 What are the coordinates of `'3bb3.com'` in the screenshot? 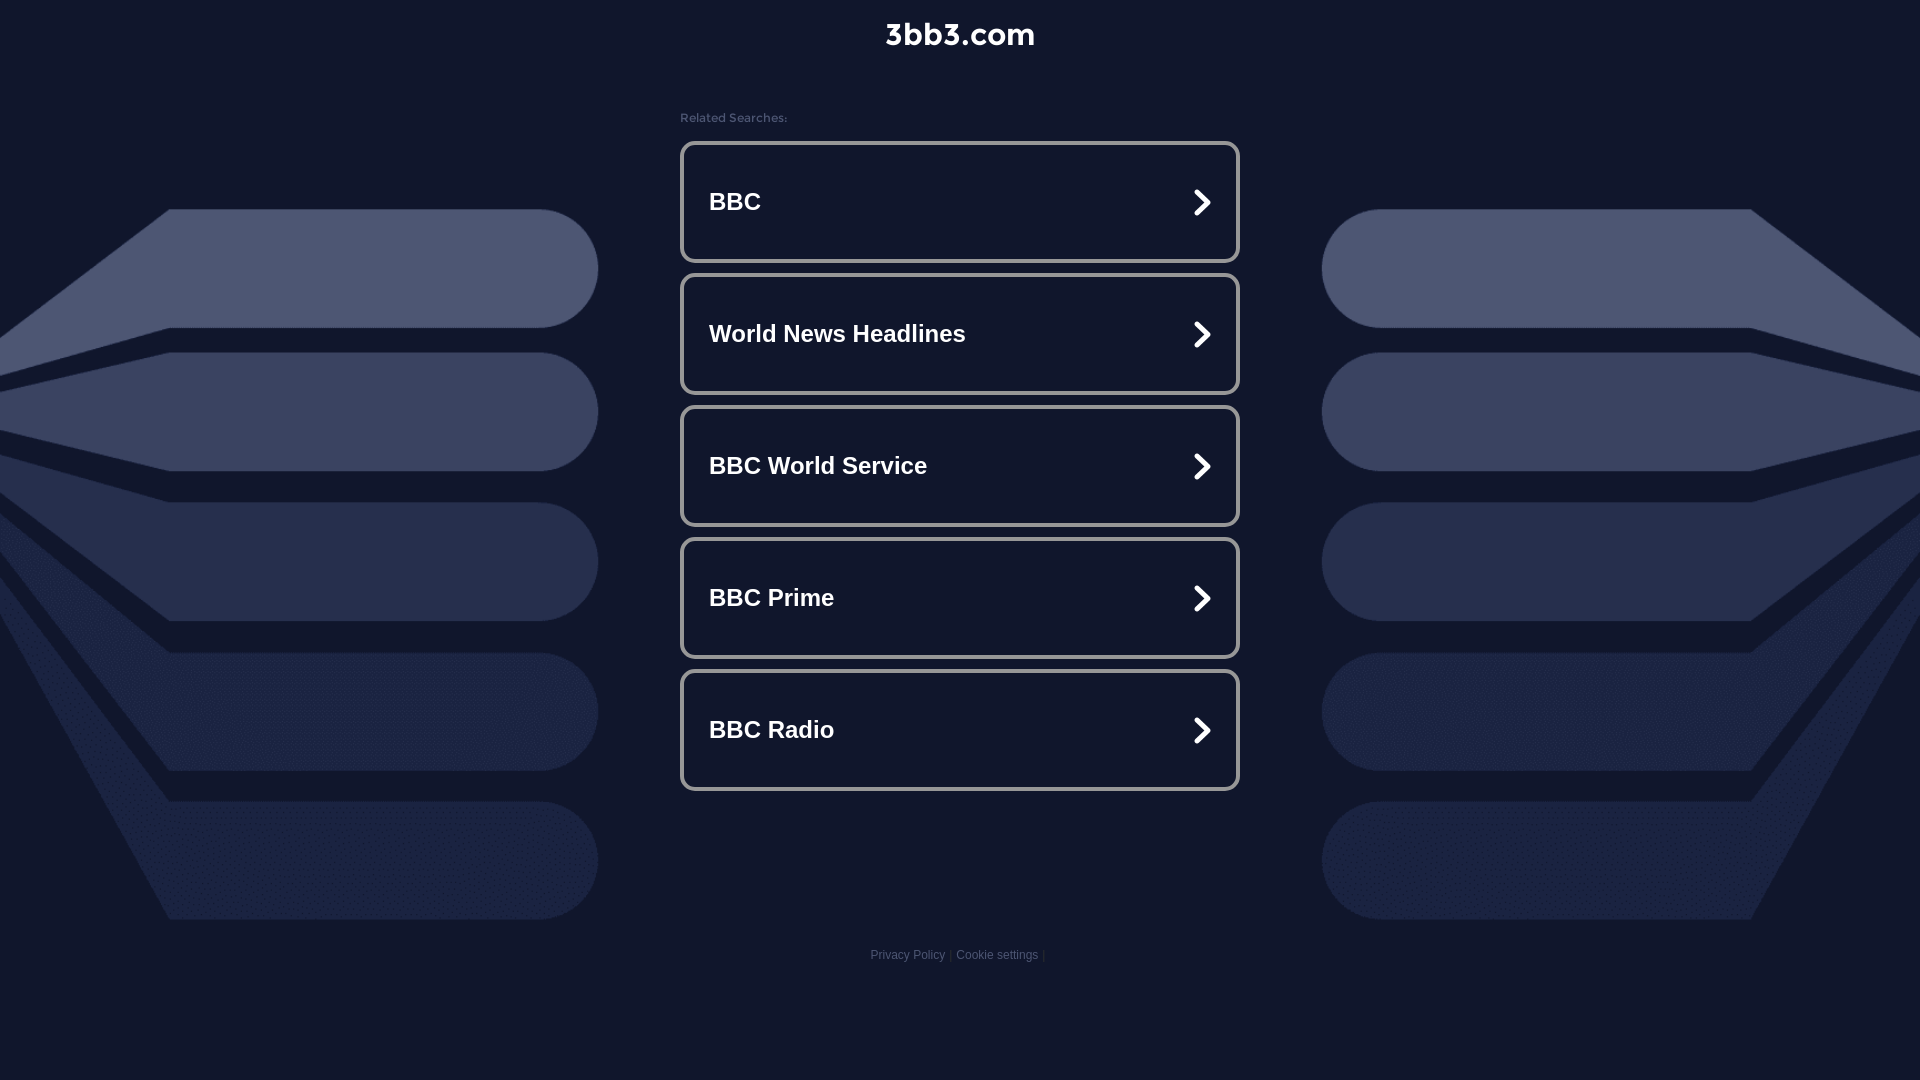 It's located at (960, 34).